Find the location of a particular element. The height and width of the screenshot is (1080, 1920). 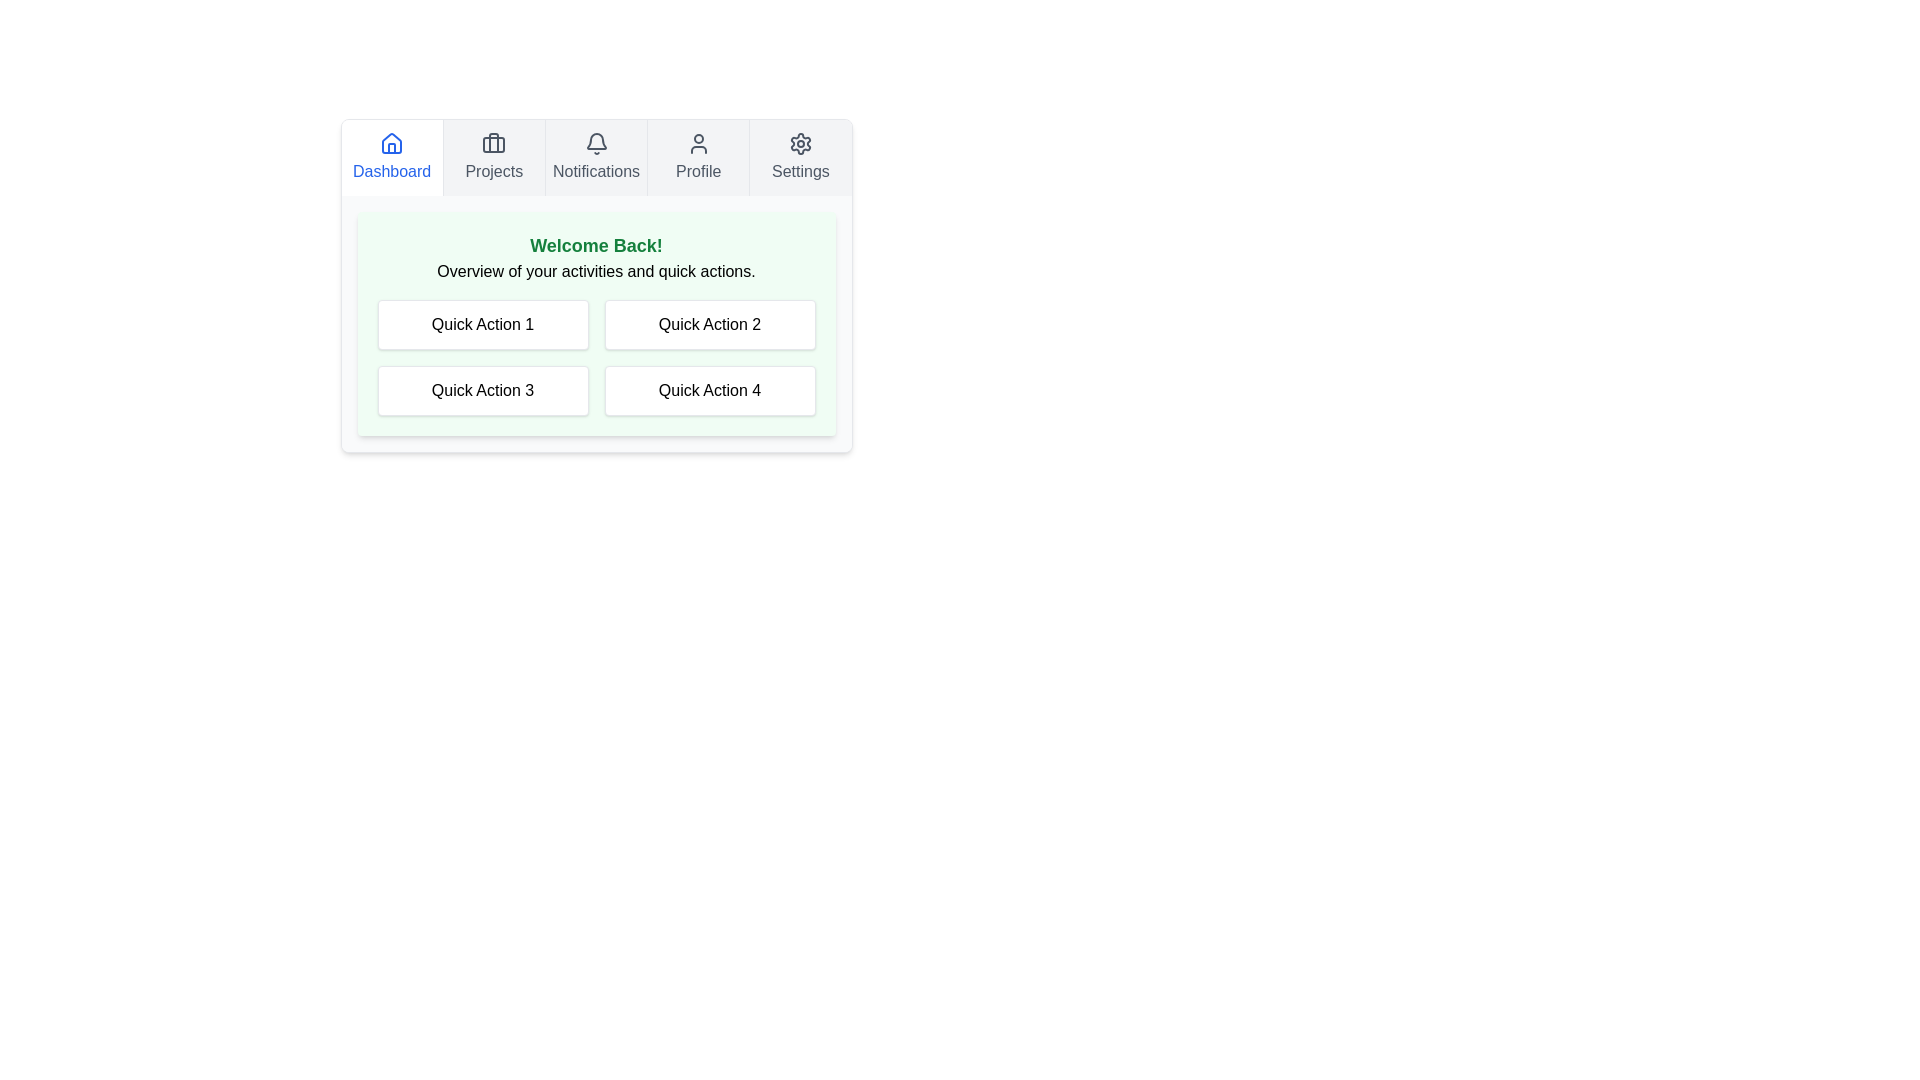

the bold, green-colored 'Welcome Back!' text header, which is centered within a light green background area is located at coordinates (595, 245).